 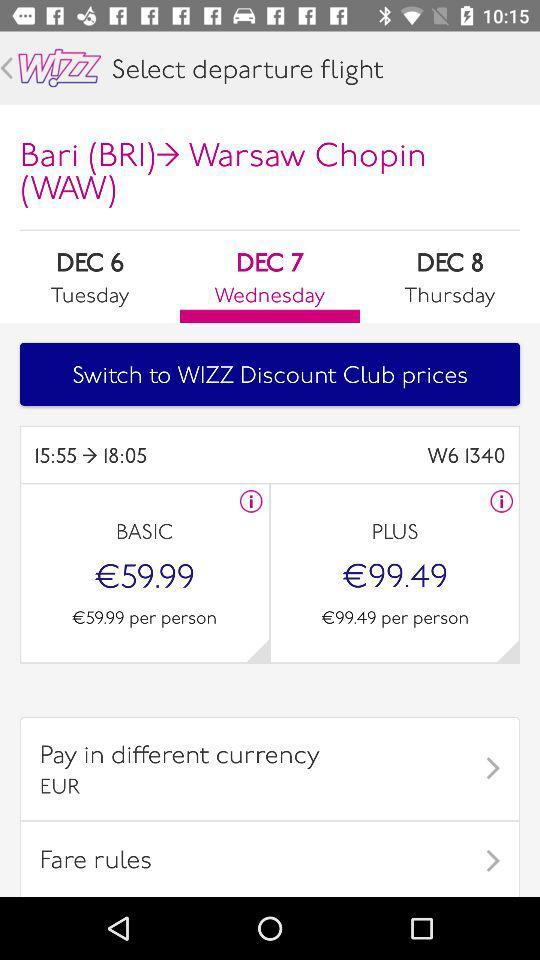 What do you see at coordinates (151, 455) in the screenshot?
I see `item to the left of w6 1340 item` at bounding box center [151, 455].